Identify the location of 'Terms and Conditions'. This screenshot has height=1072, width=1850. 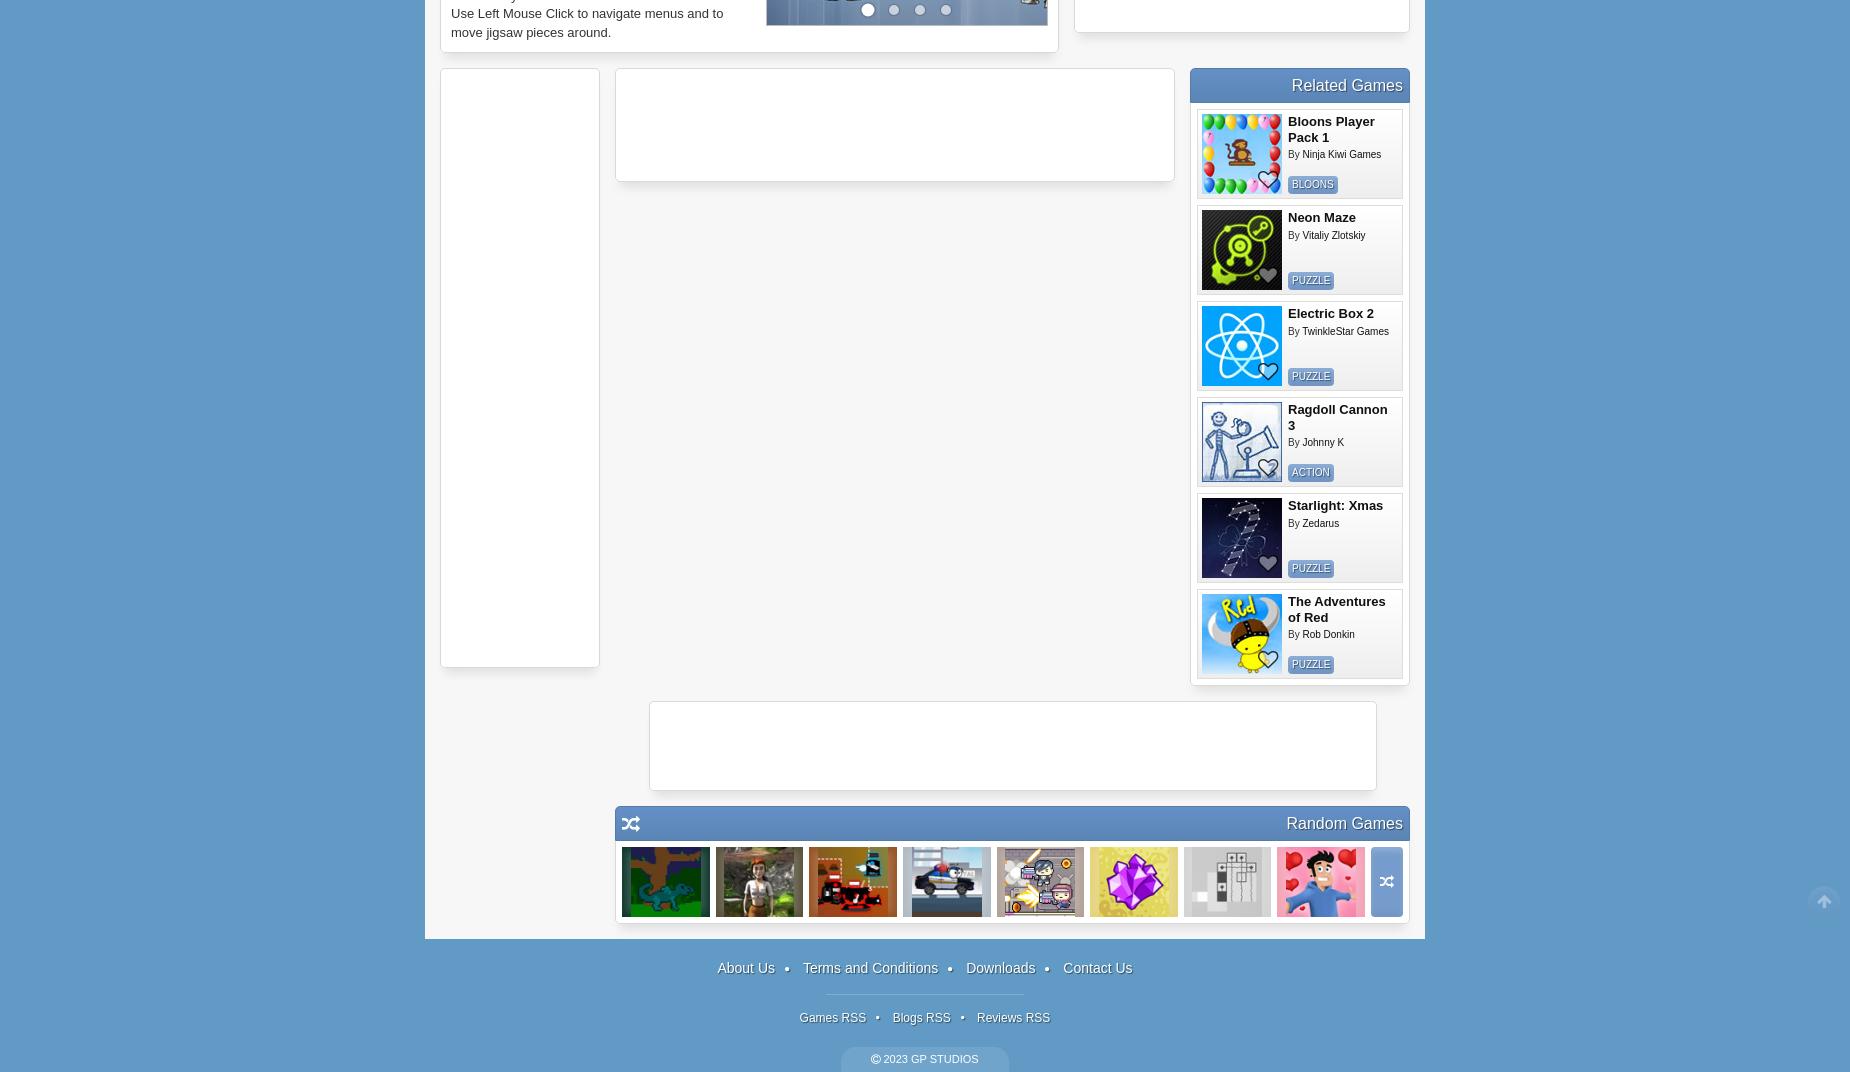
(870, 967).